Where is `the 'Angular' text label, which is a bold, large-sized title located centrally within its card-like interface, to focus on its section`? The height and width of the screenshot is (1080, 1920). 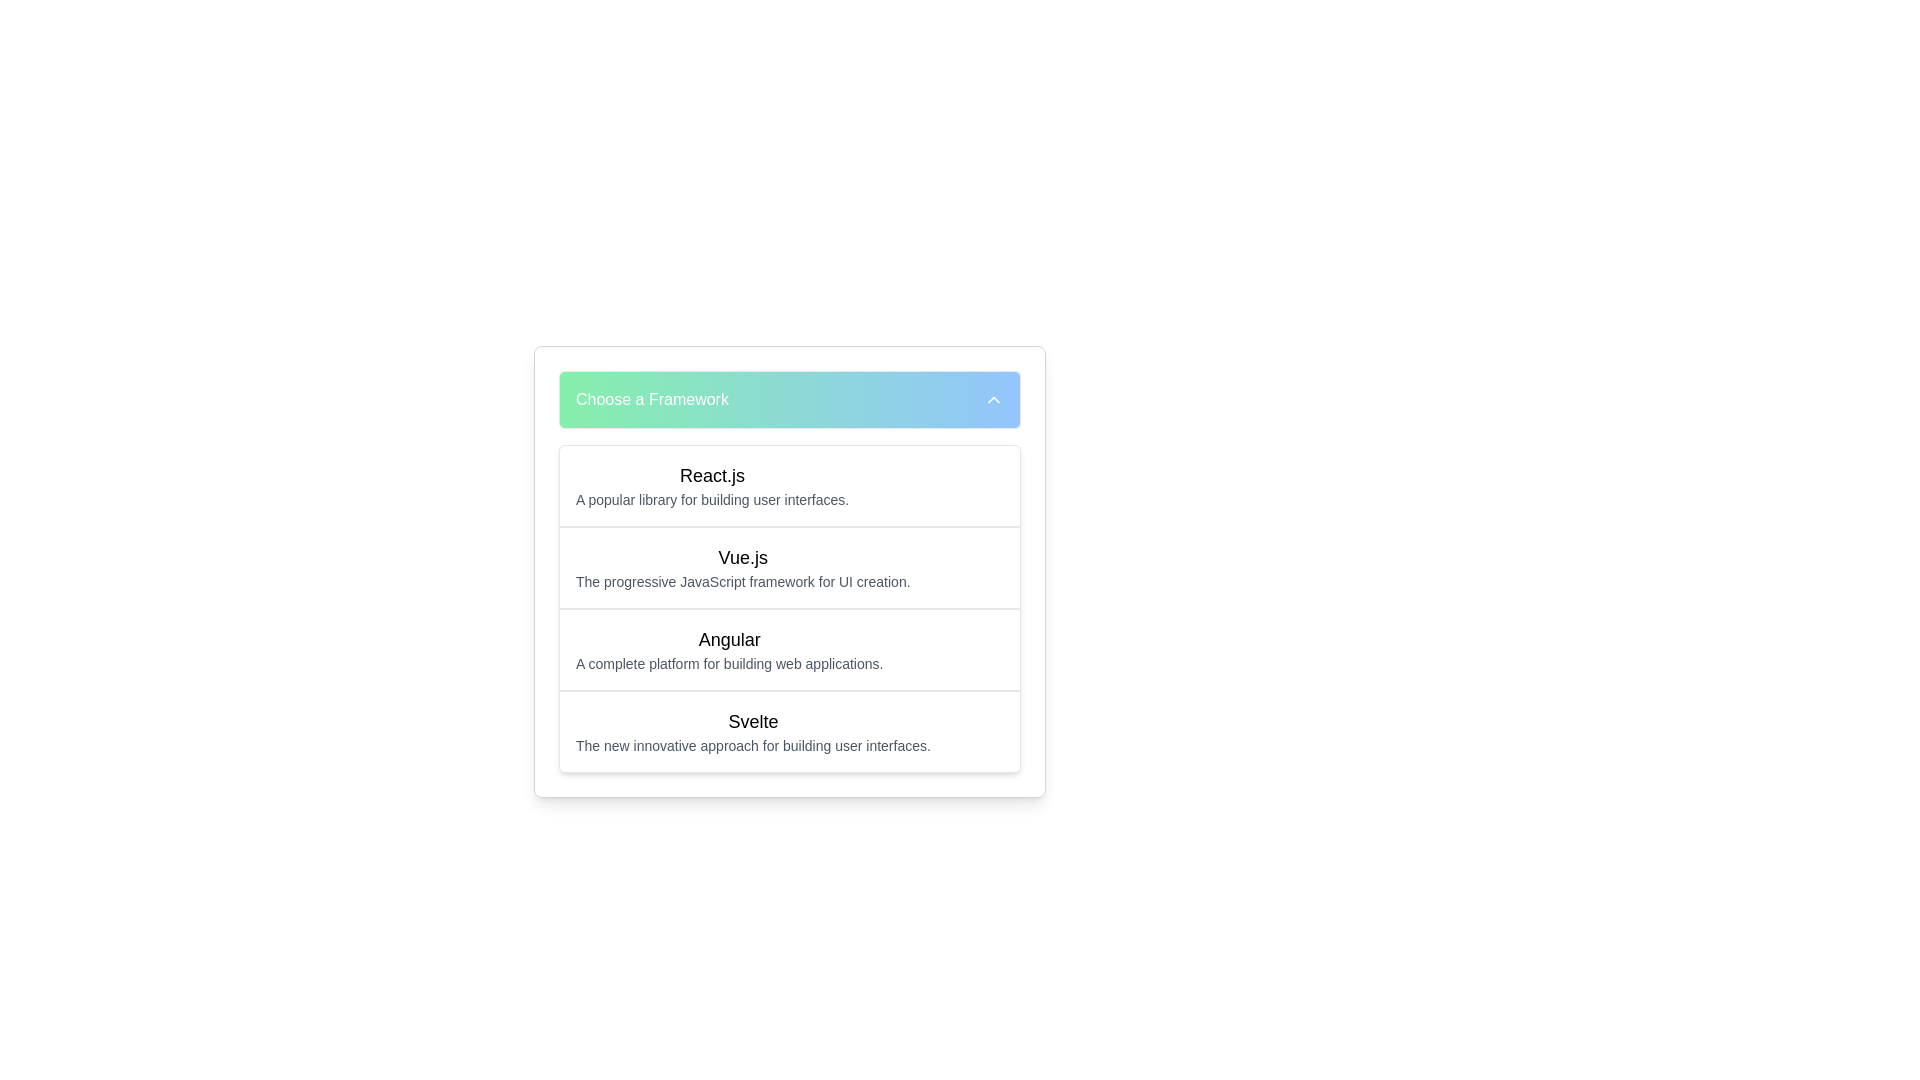 the 'Angular' text label, which is a bold, large-sized title located centrally within its card-like interface, to focus on its section is located at coordinates (728, 640).